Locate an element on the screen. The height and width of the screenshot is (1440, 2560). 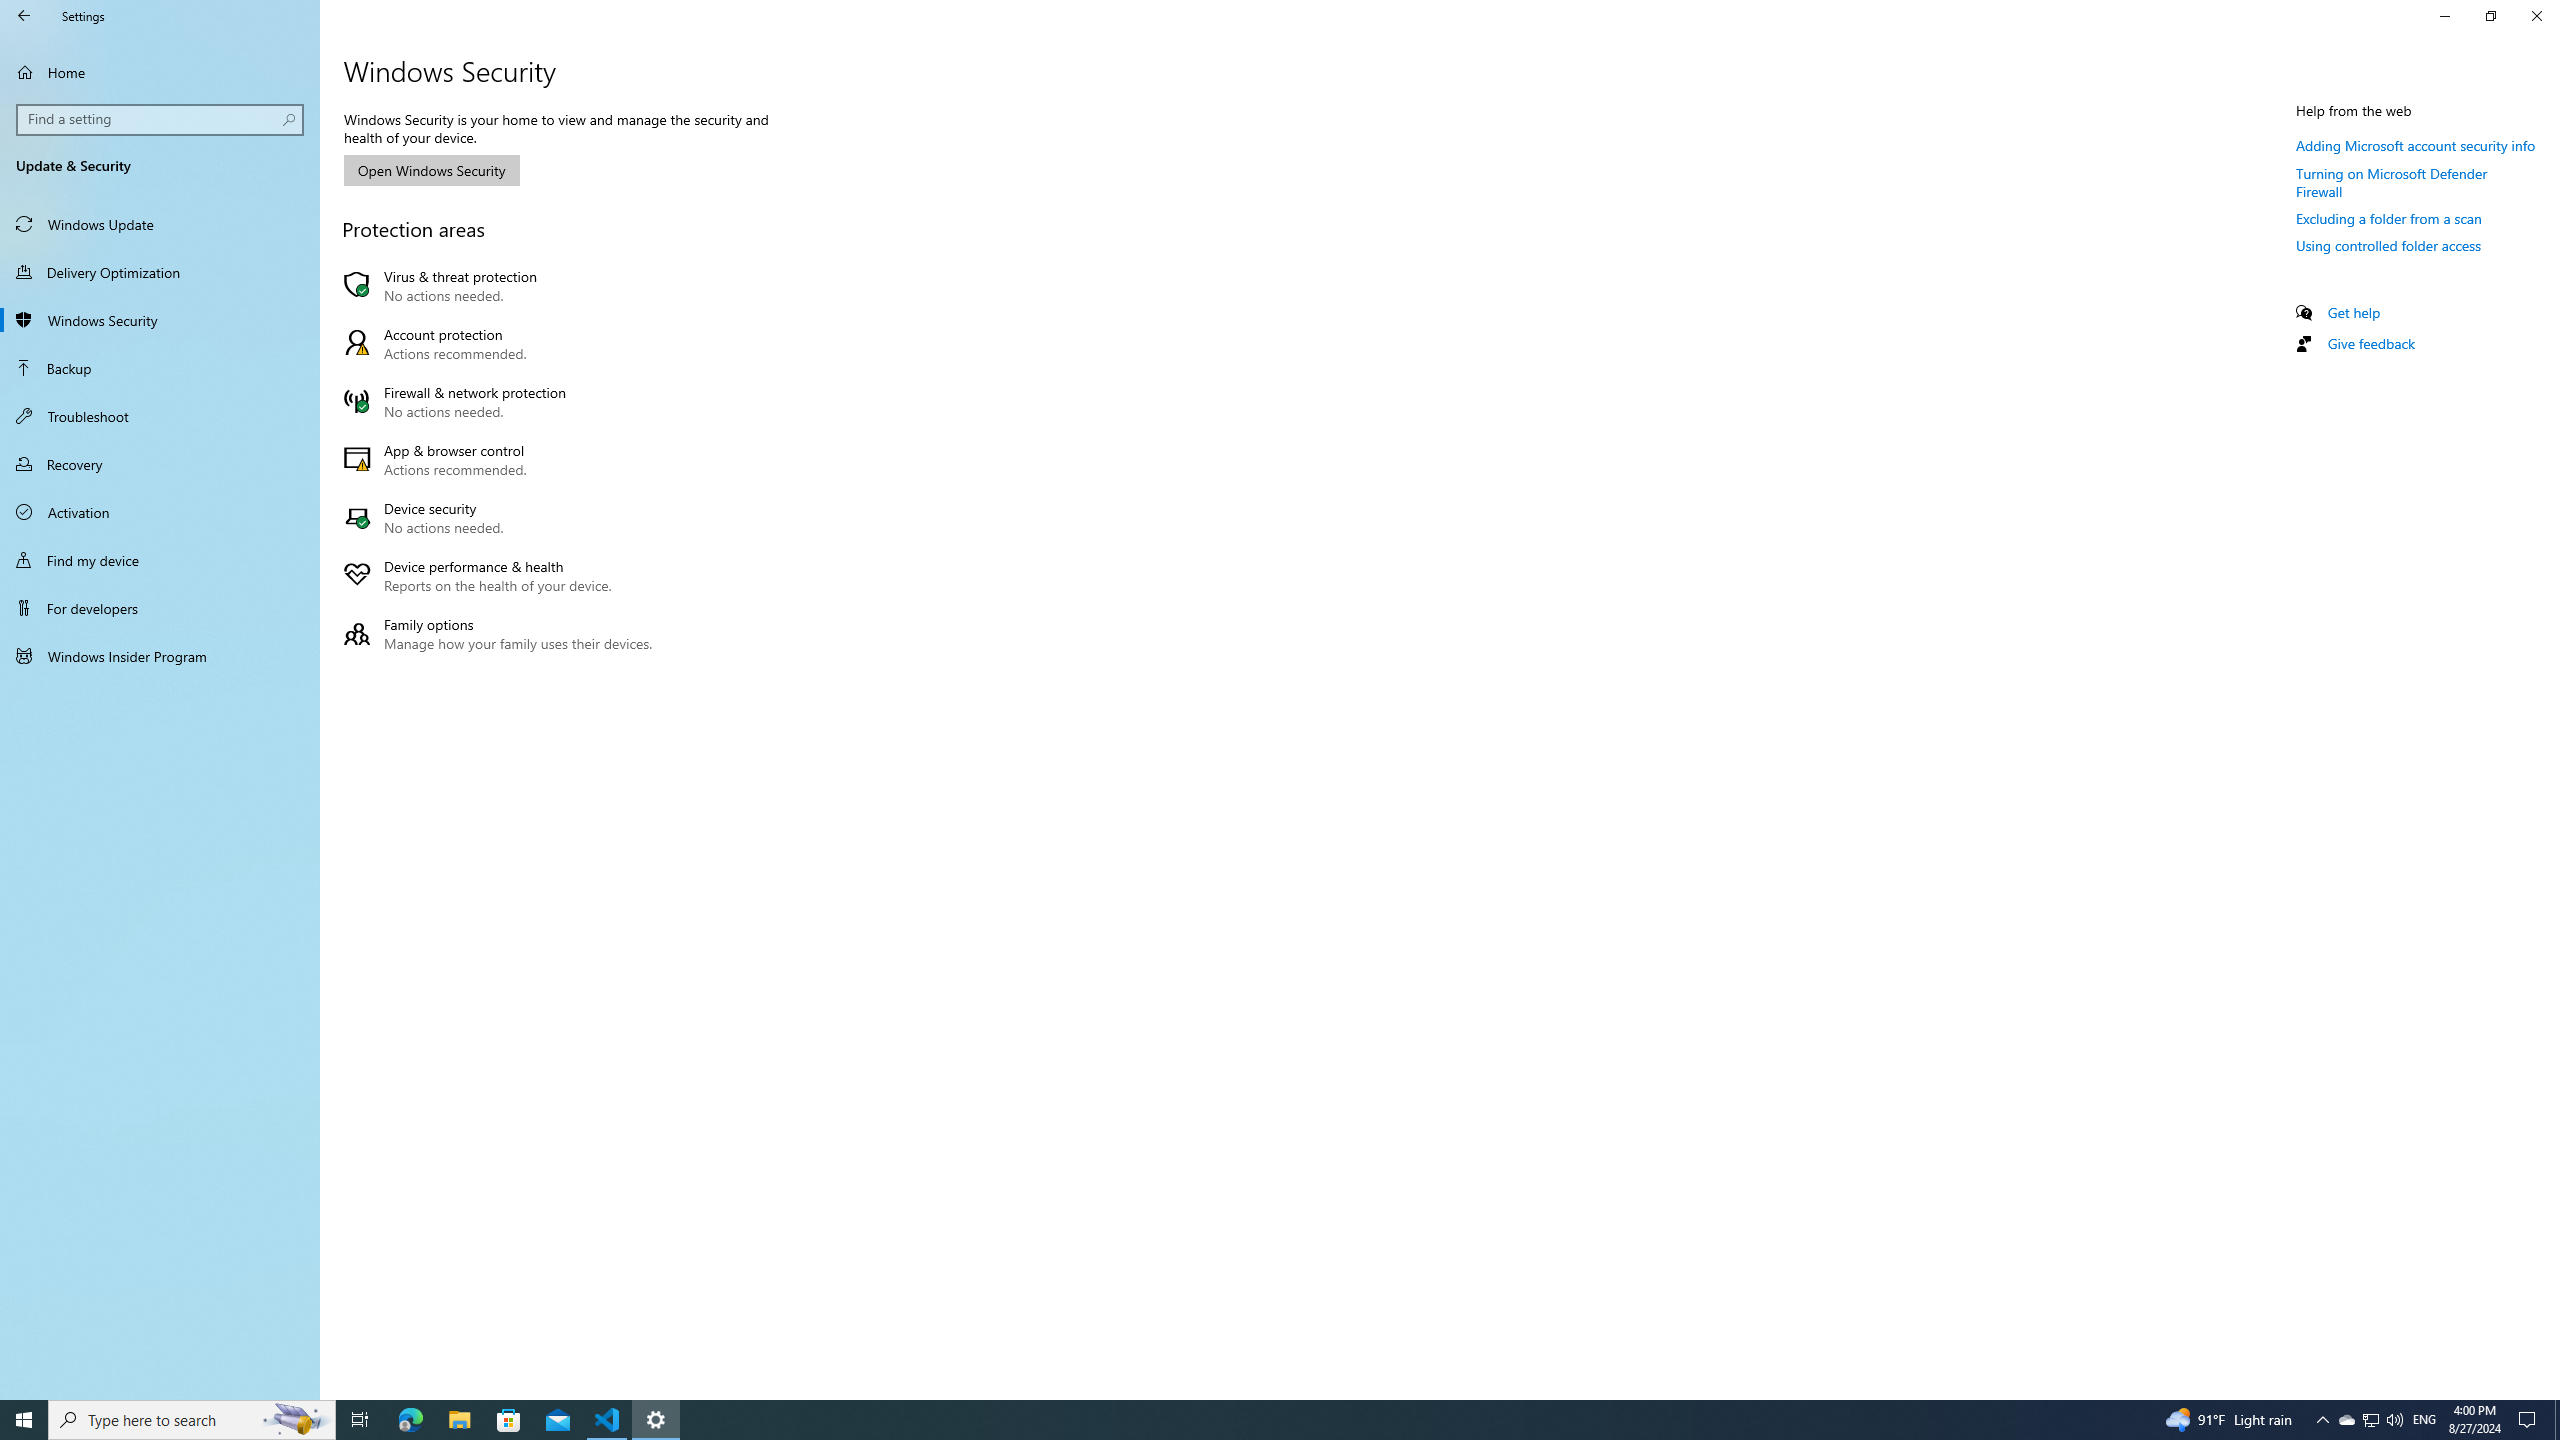
'Minimize Settings' is located at coordinates (2443, 15).